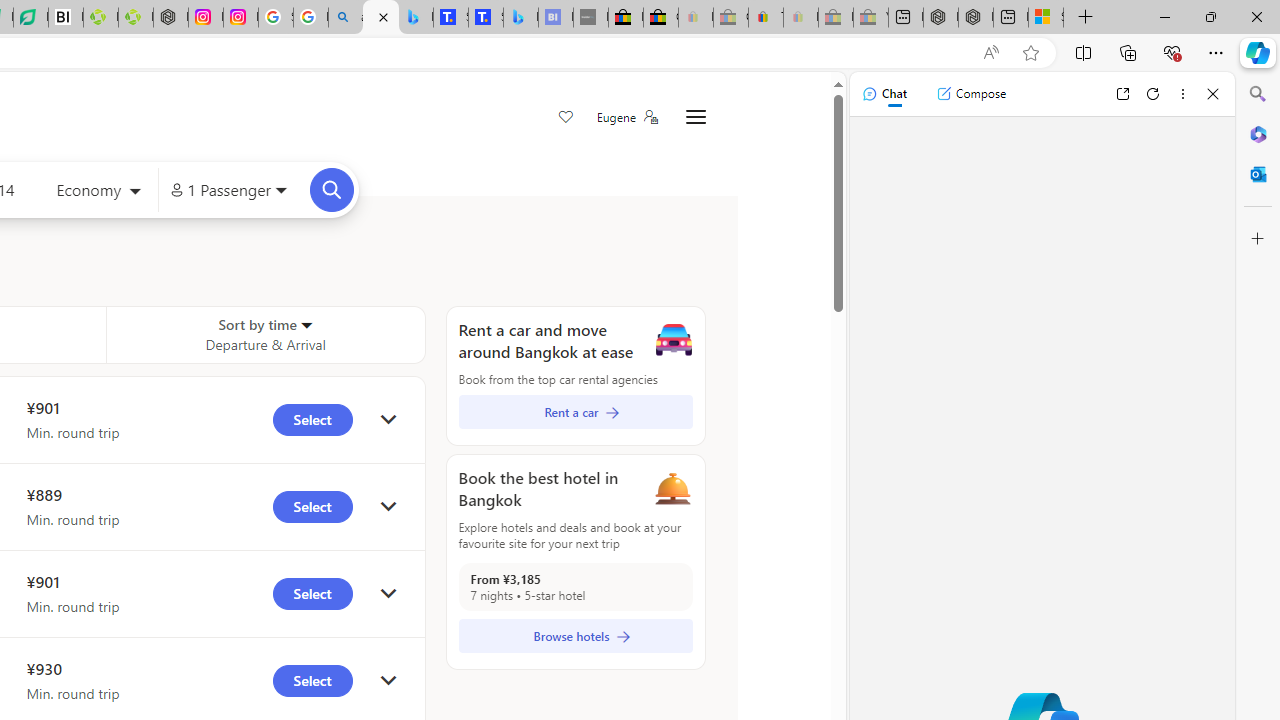  What do you see at coordinates (274, 17) in the screenshot?
I see `'Safety in Our Products - Google Safety Center'` at bounding box center [274, 17].